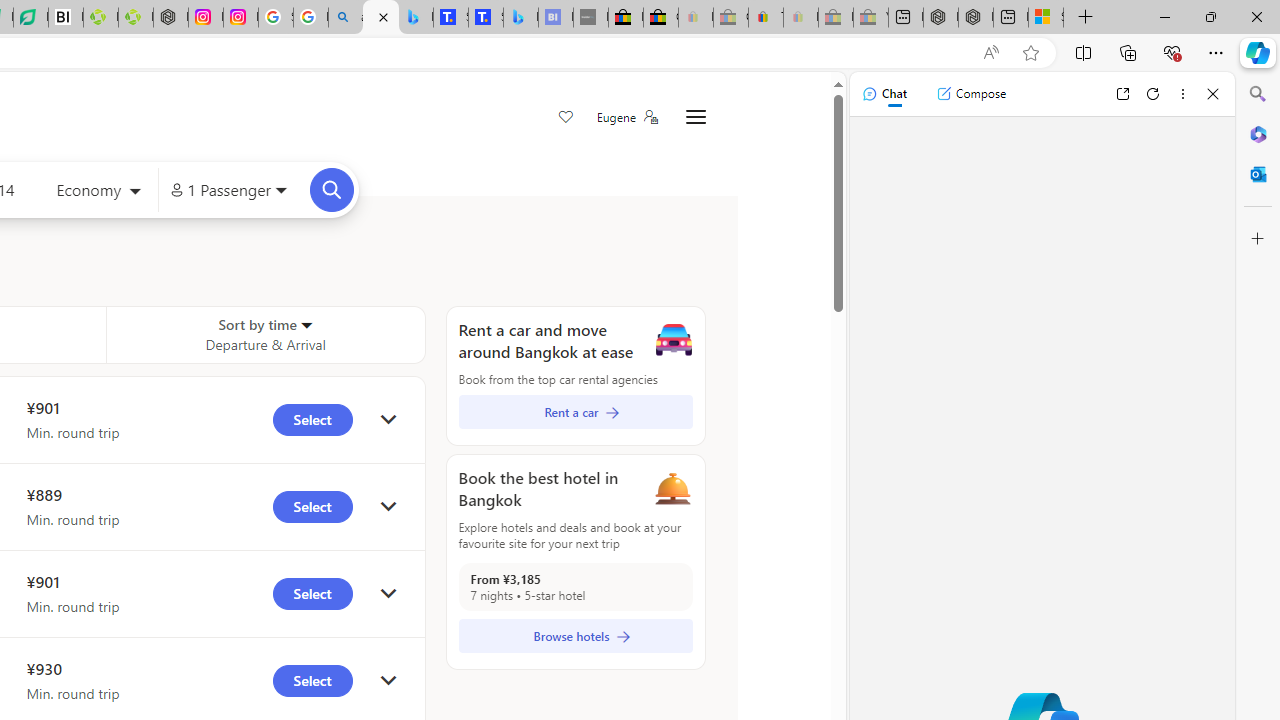  What do you see at coordinates (274, 17) in the screenshot?
I see `'Safety in Our Products - Google Safety Center'` at bounding box center [274, 17].